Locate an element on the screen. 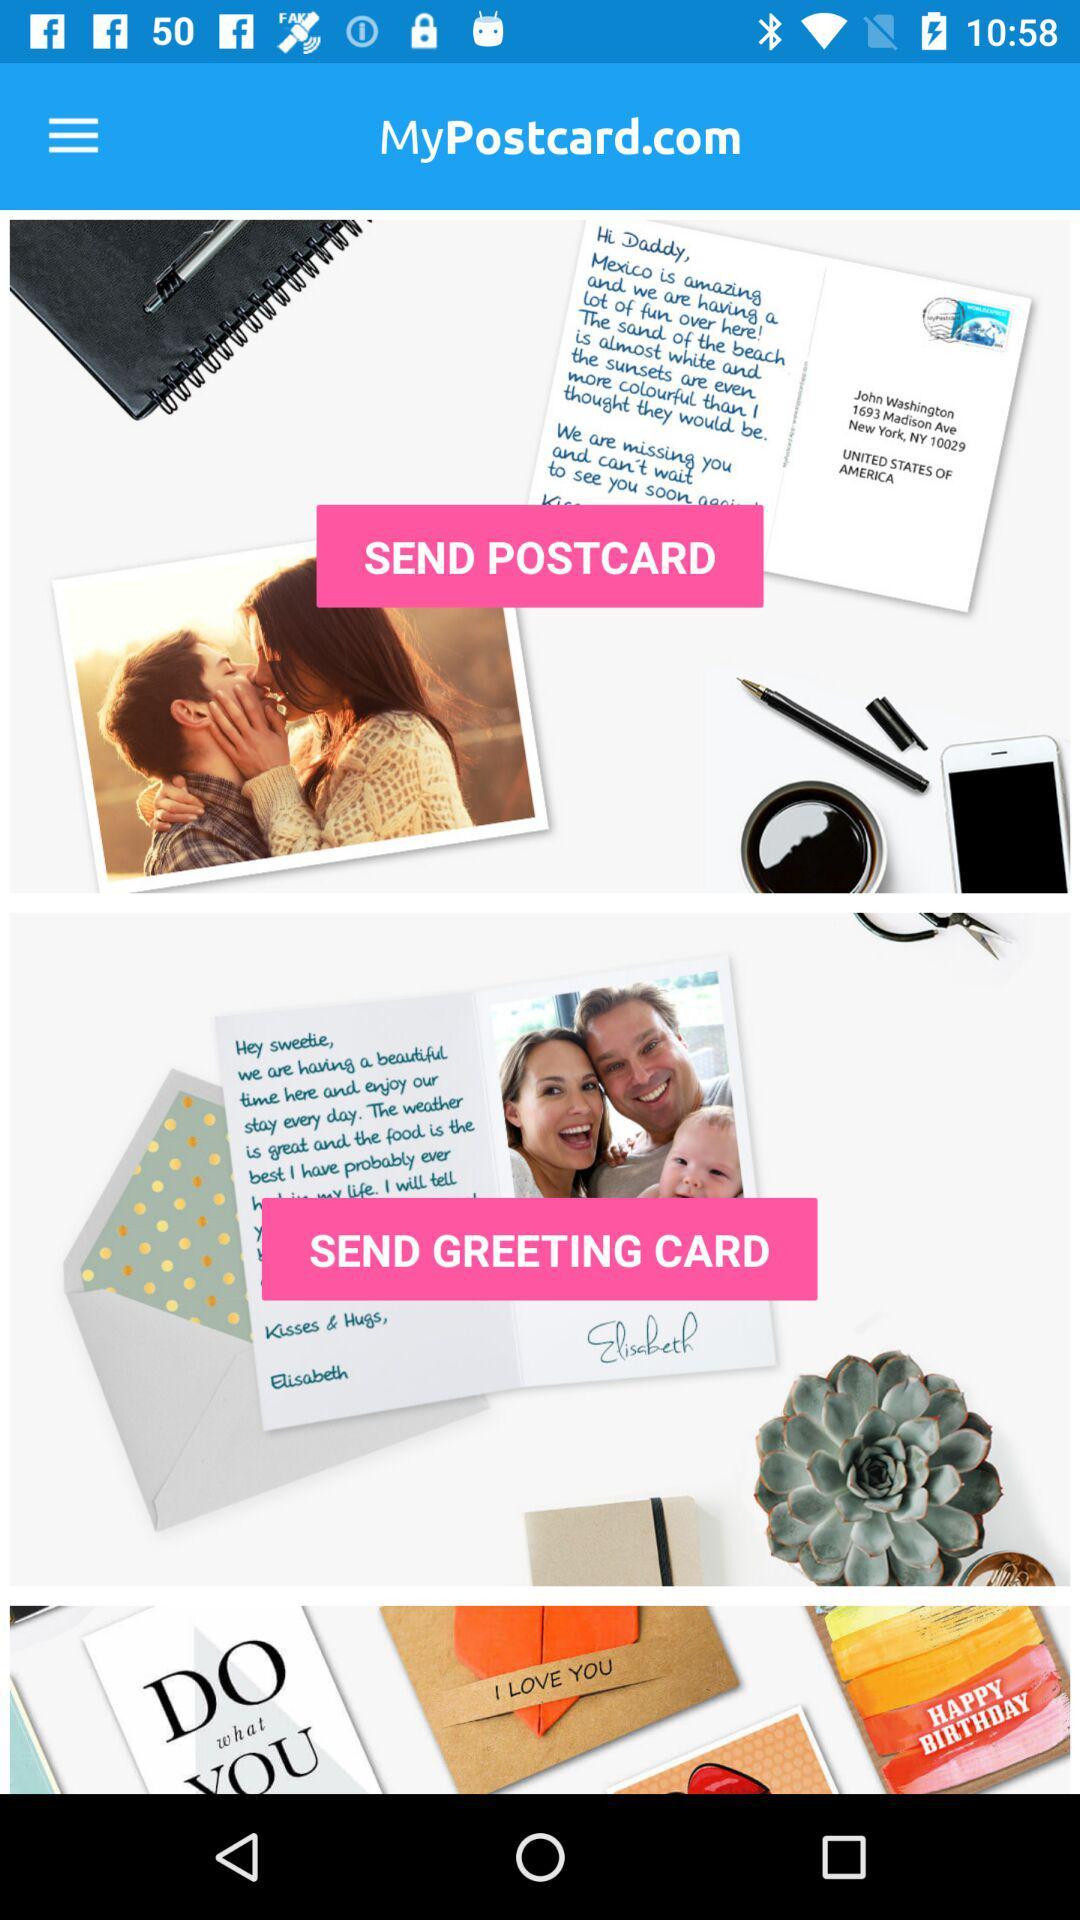 This screenshot has height=1920, width=1080. swith for send card is located at coordinates (540, 1248).